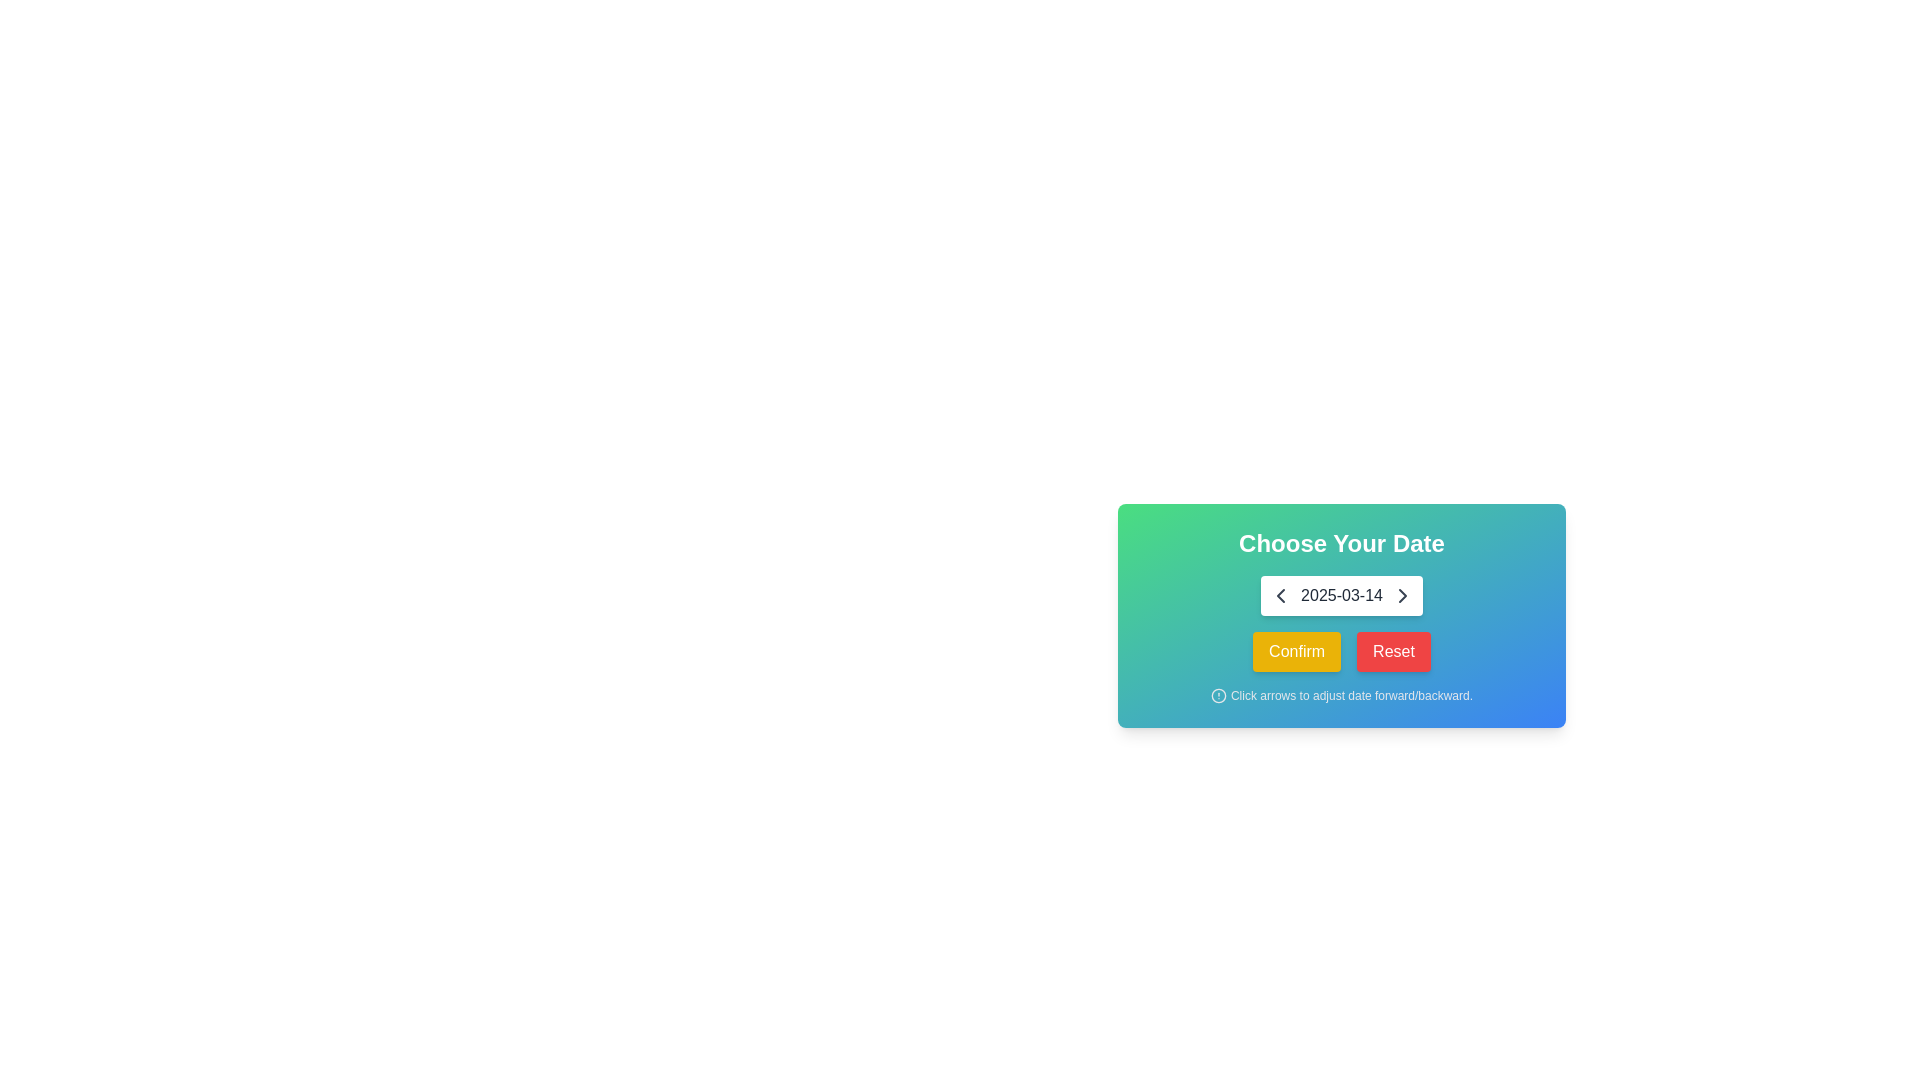 The width and height of the screenshot is (1920, 1080). I want to click on the 'Reset' button on the Date Picker Interface to clear the selection, so click(1342, 615).